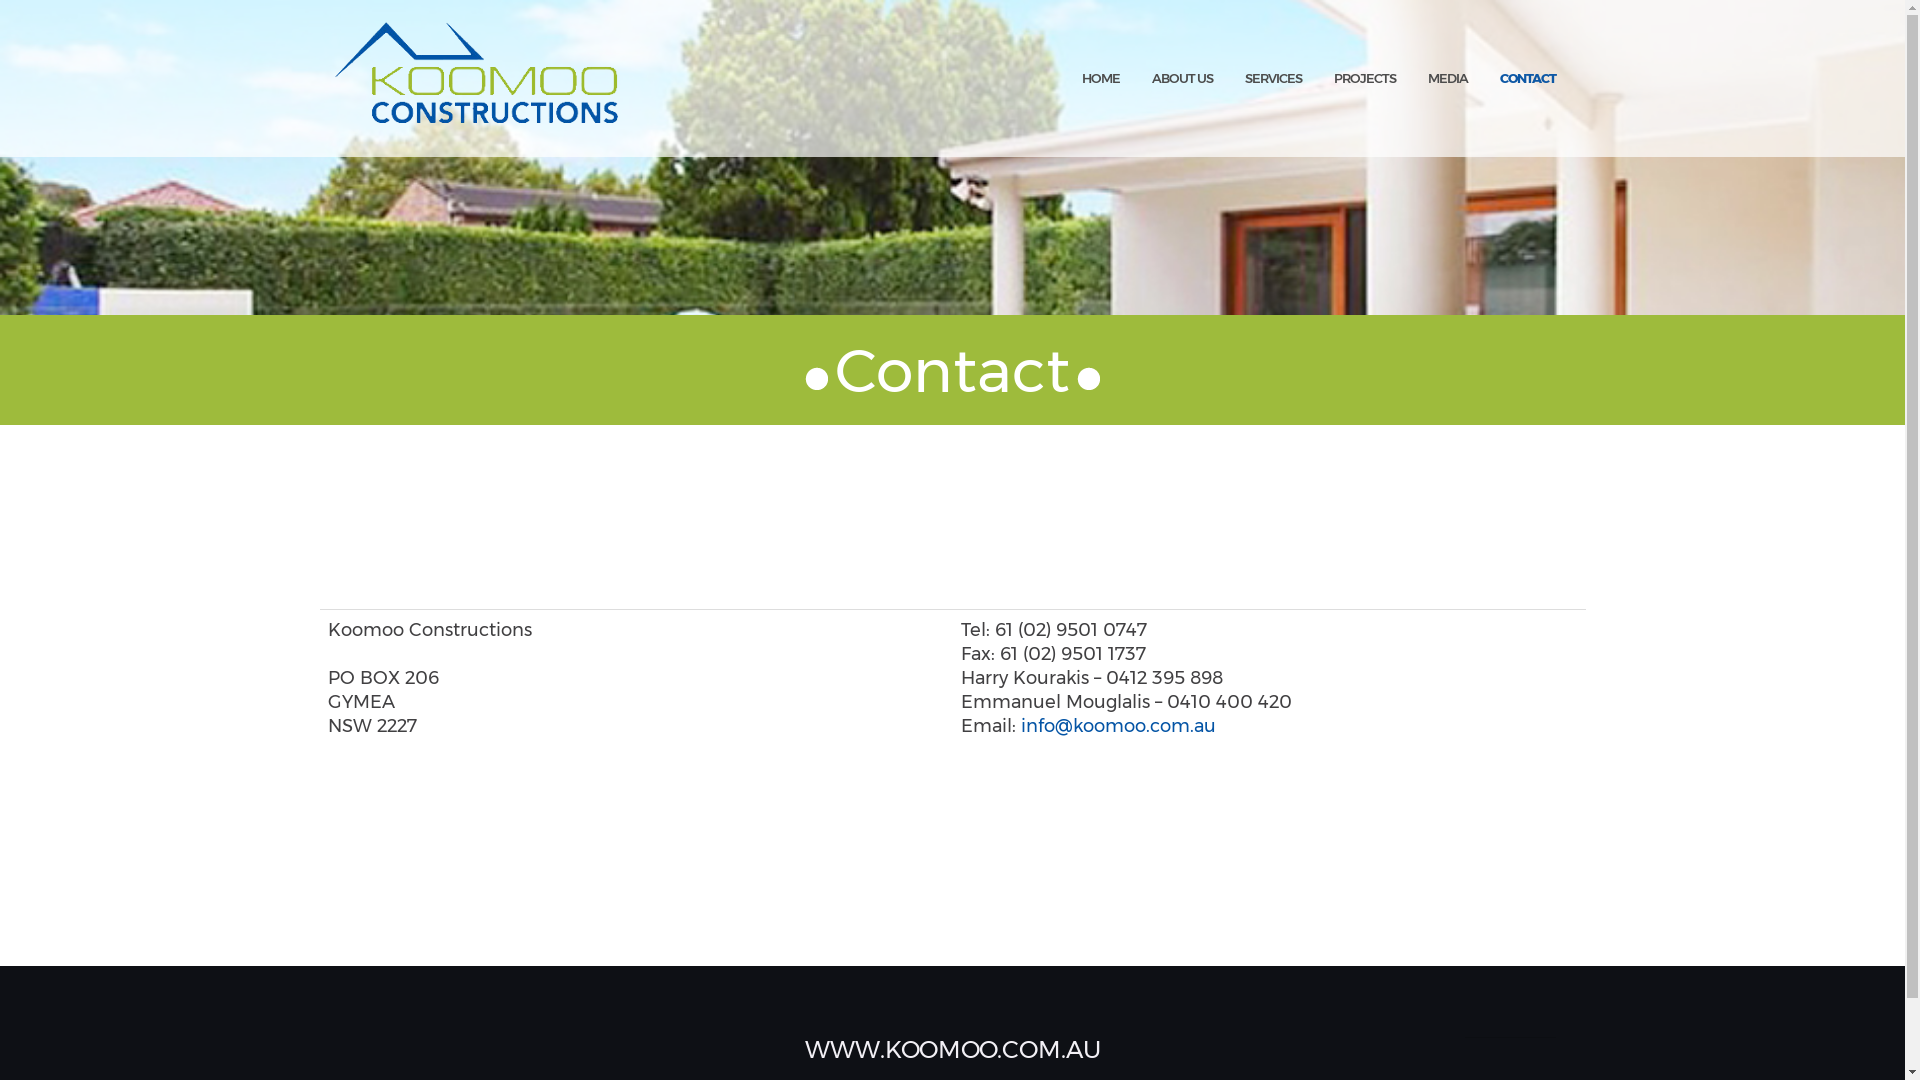 Image resolution: width=1920 pixels, height=1080 pixels. I want to click on 'info@koomoo.com.au', so click(1116, 725).